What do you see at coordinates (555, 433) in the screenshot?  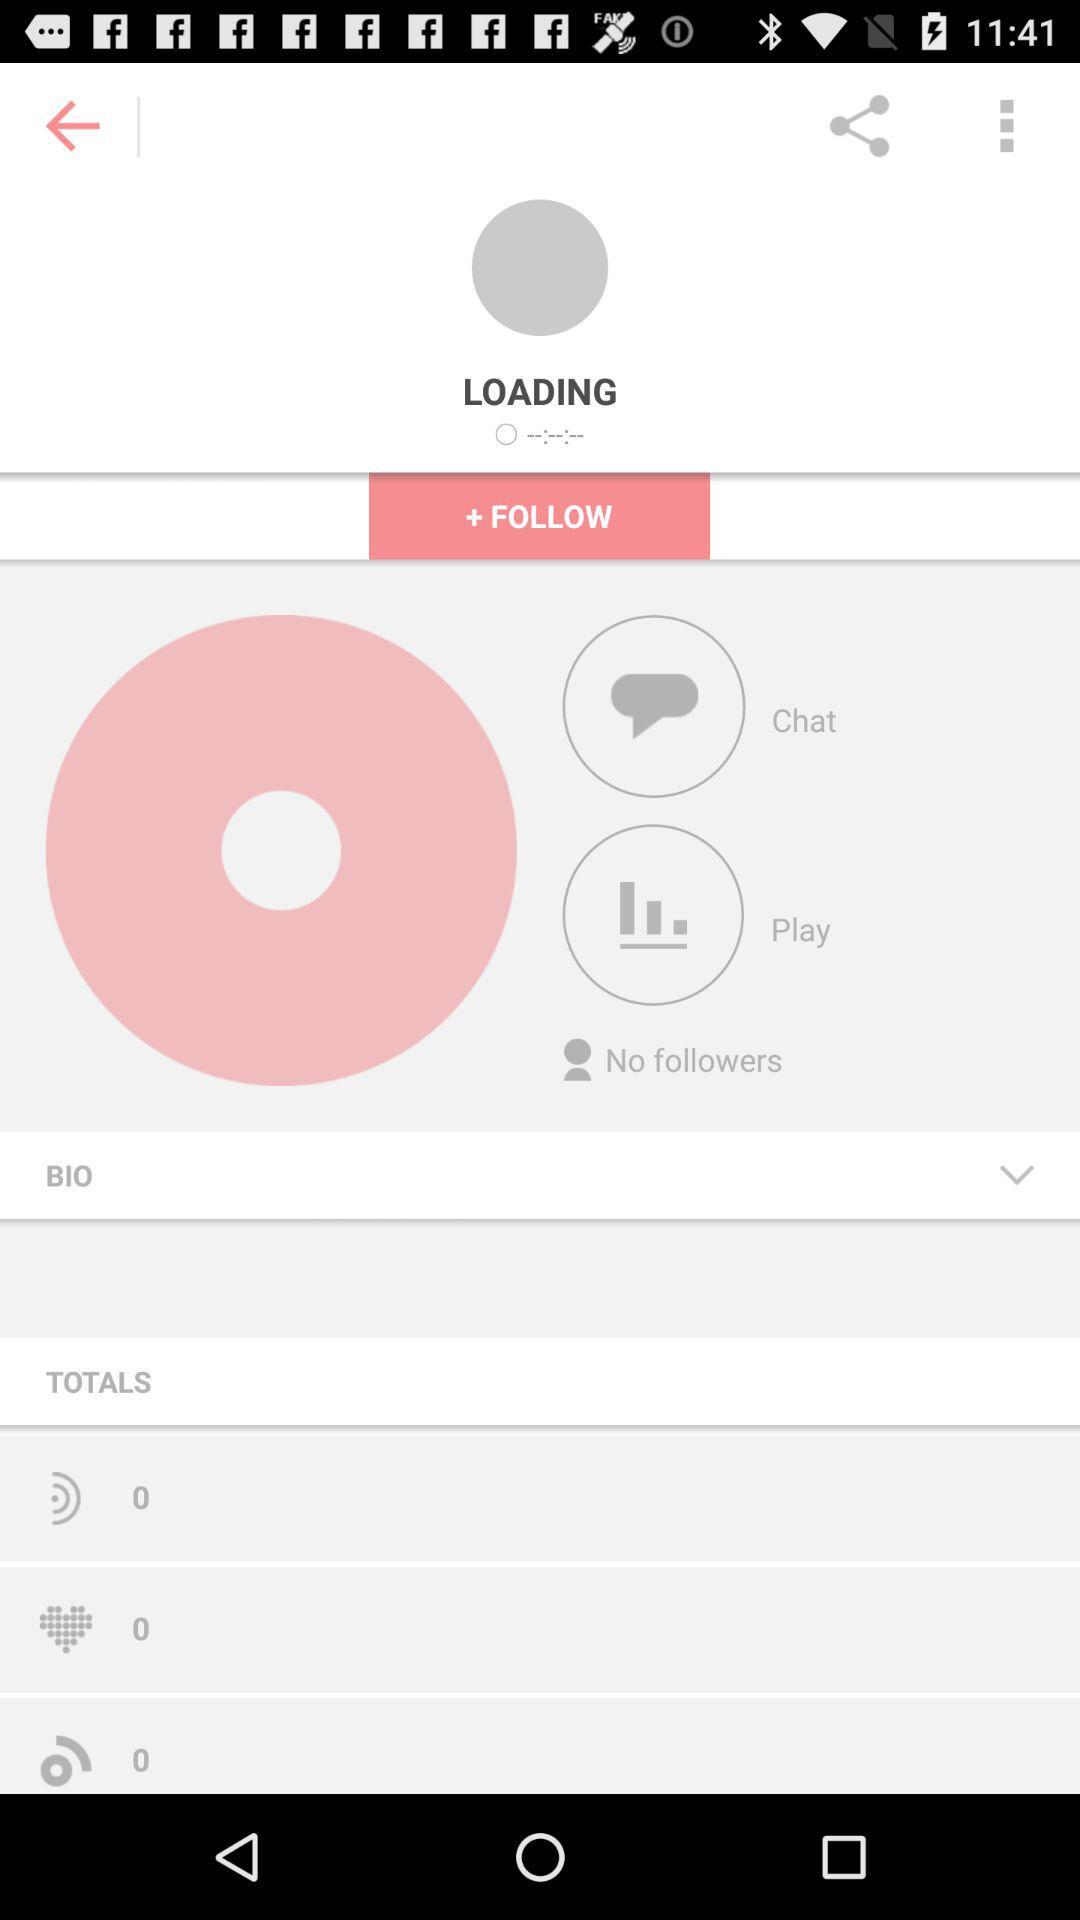 I see `the --:--:-- icon` at bounding box center [555, 433].